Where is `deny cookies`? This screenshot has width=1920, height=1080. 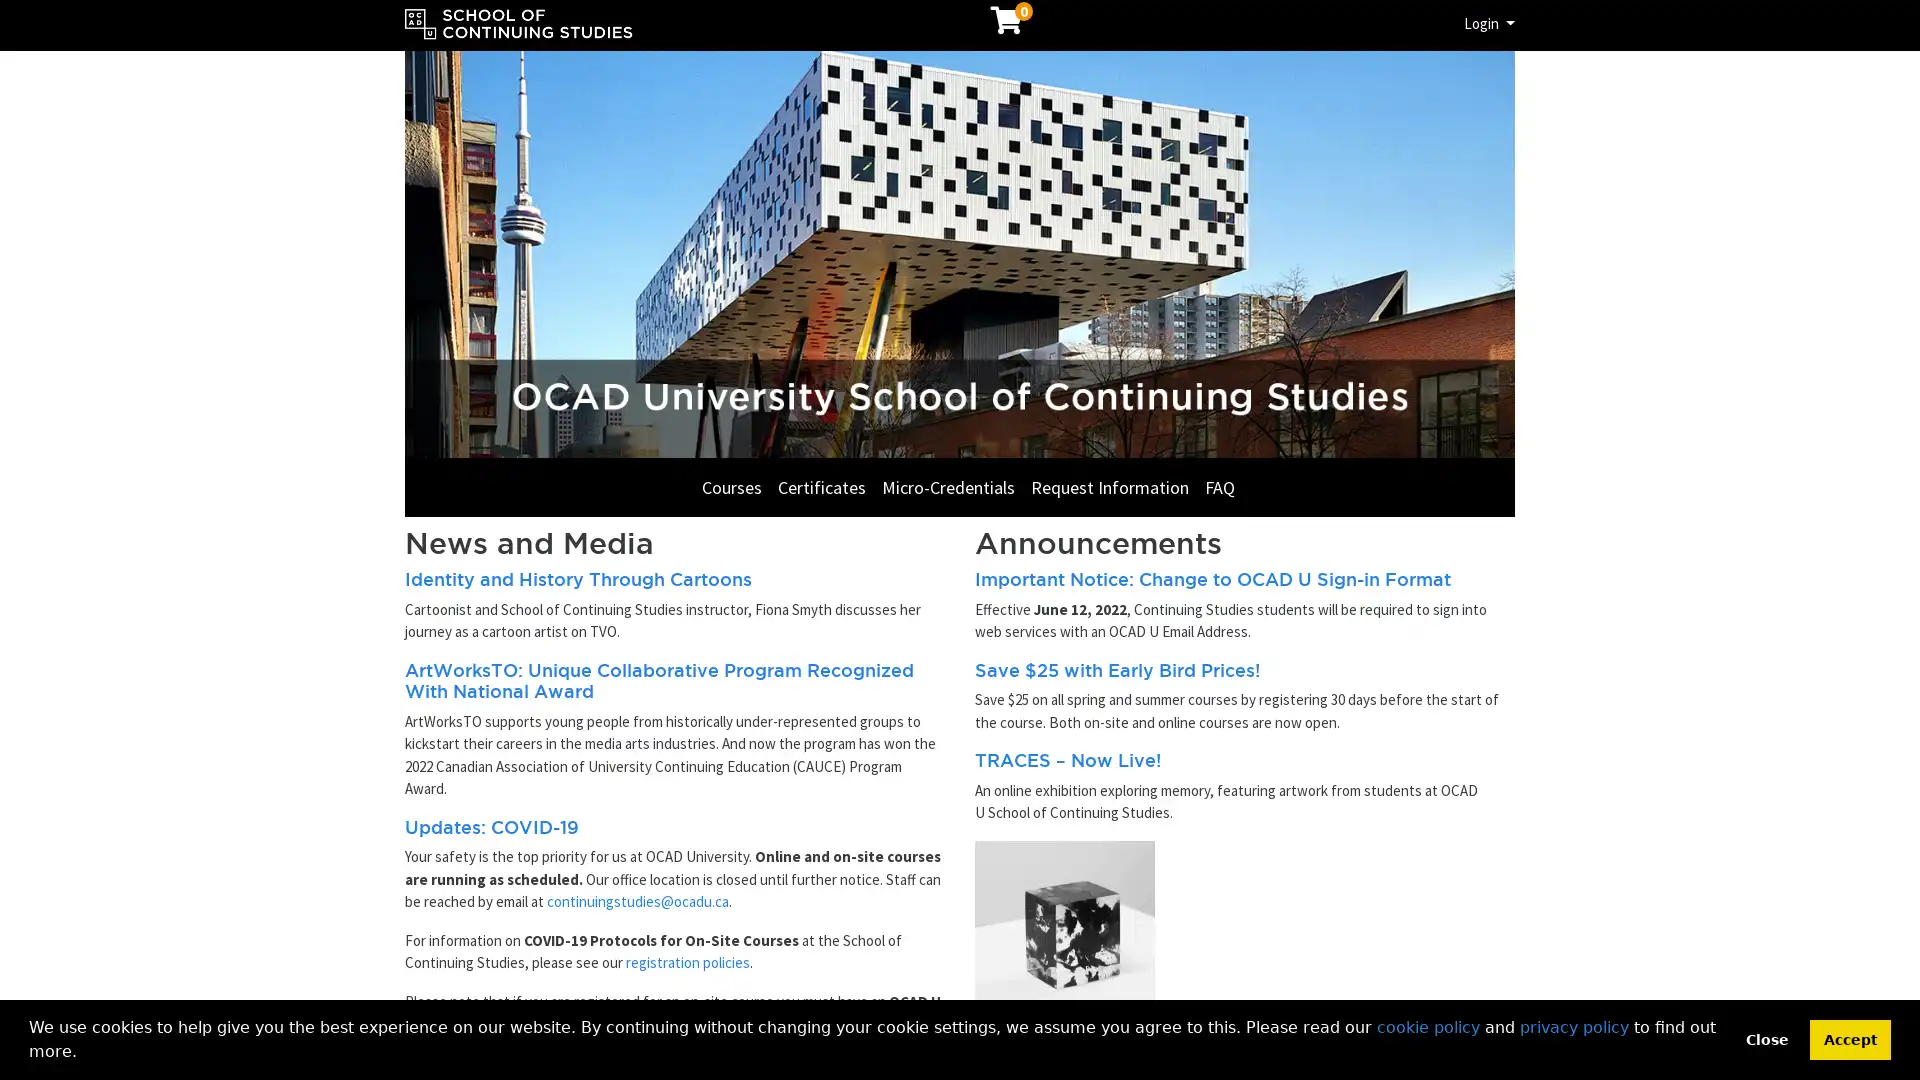 deny cookies is located at coordinates (1766, 1038).